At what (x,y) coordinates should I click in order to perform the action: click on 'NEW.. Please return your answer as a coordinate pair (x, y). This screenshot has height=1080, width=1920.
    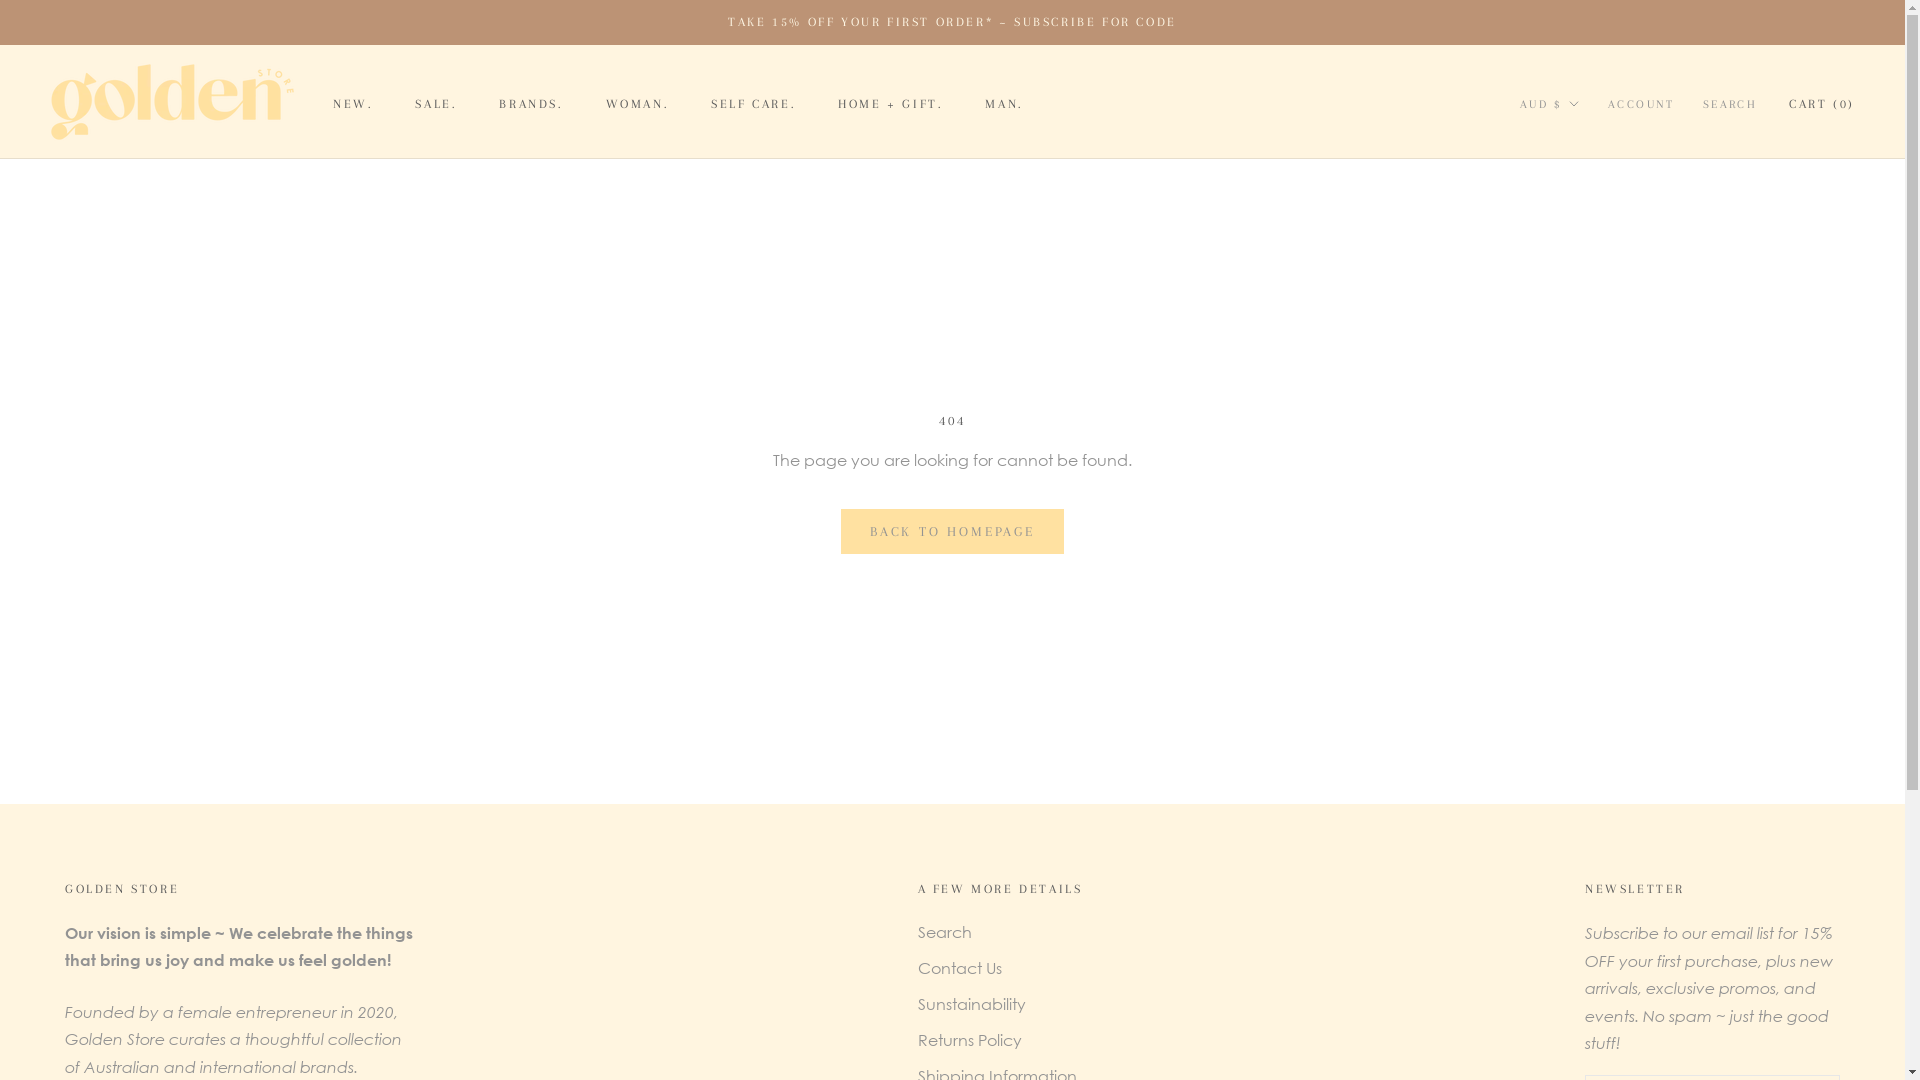
    Looking at the image, I should click on (353, 104).